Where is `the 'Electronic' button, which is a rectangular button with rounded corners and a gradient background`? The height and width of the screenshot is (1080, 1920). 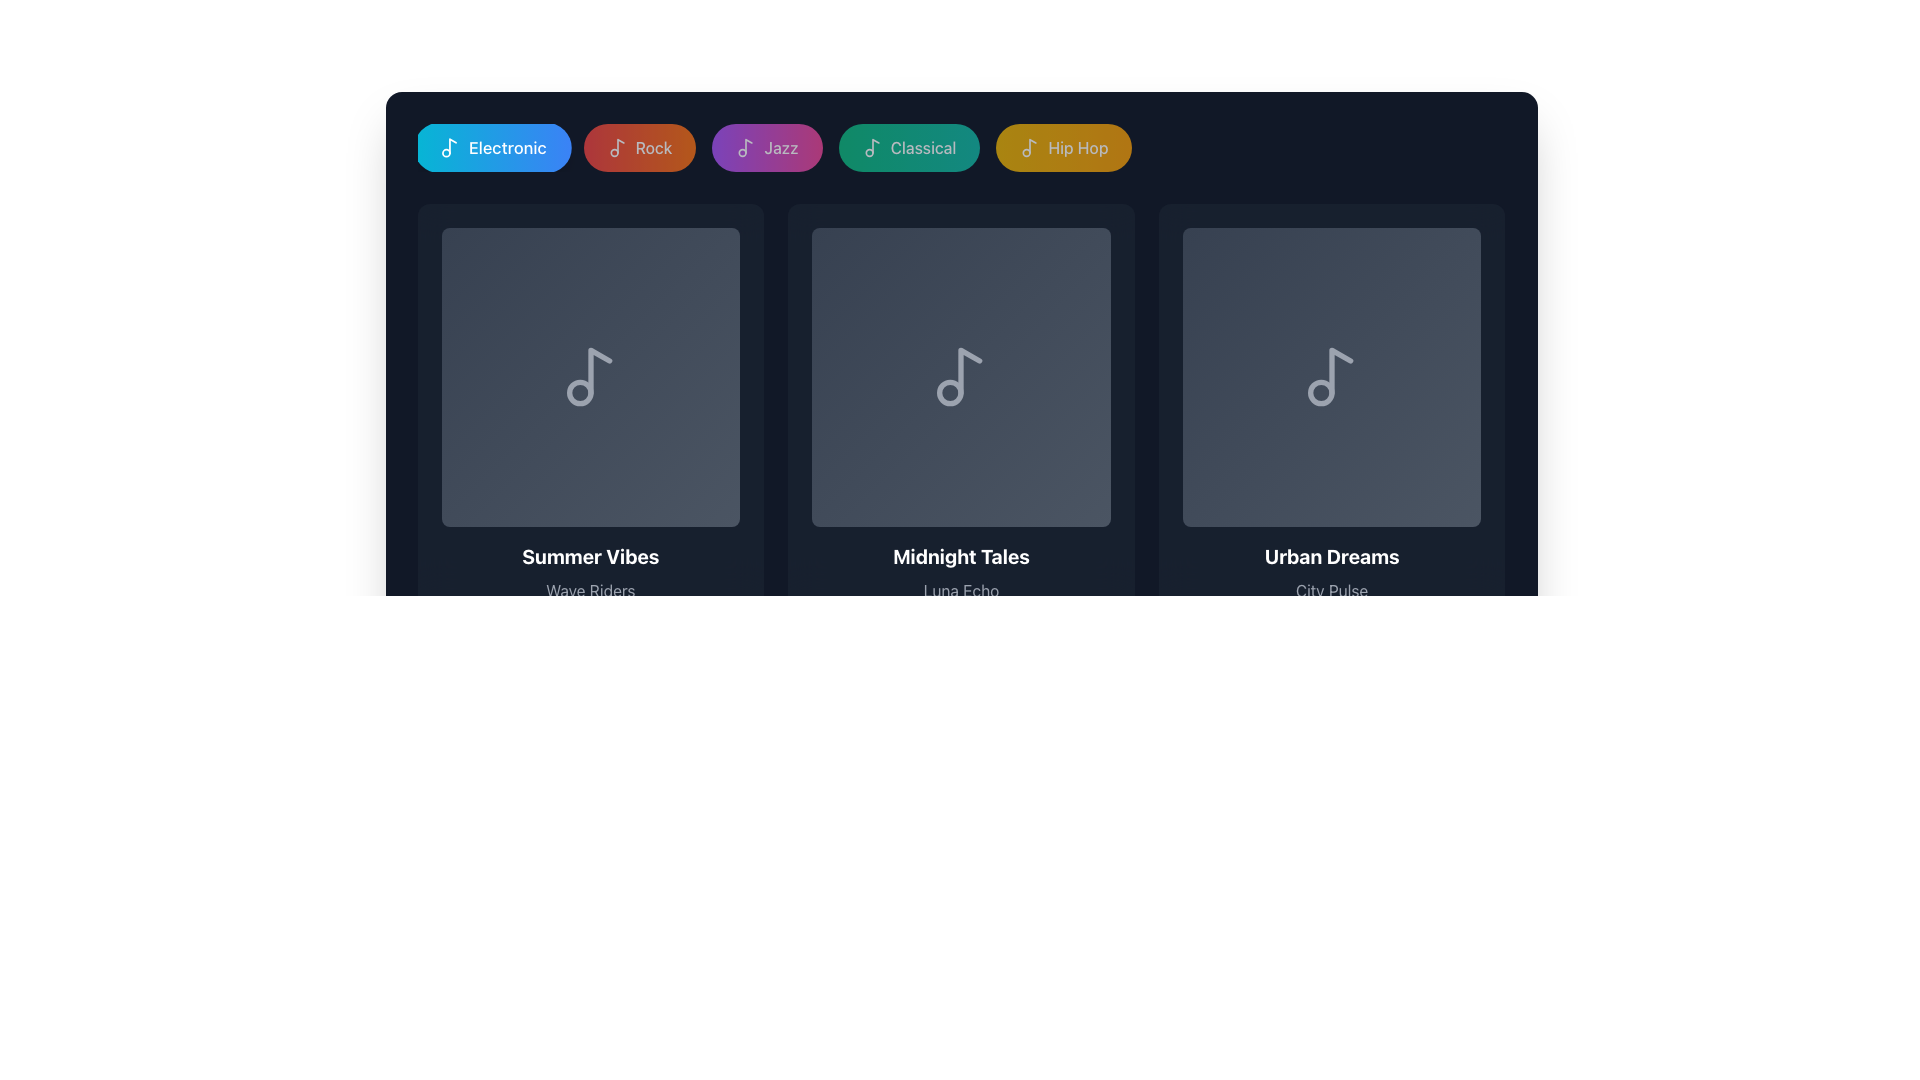
the 'Electronic' button, which is a rectangular button with rounded corners and a gradient background is located at coordinates (492, 146).